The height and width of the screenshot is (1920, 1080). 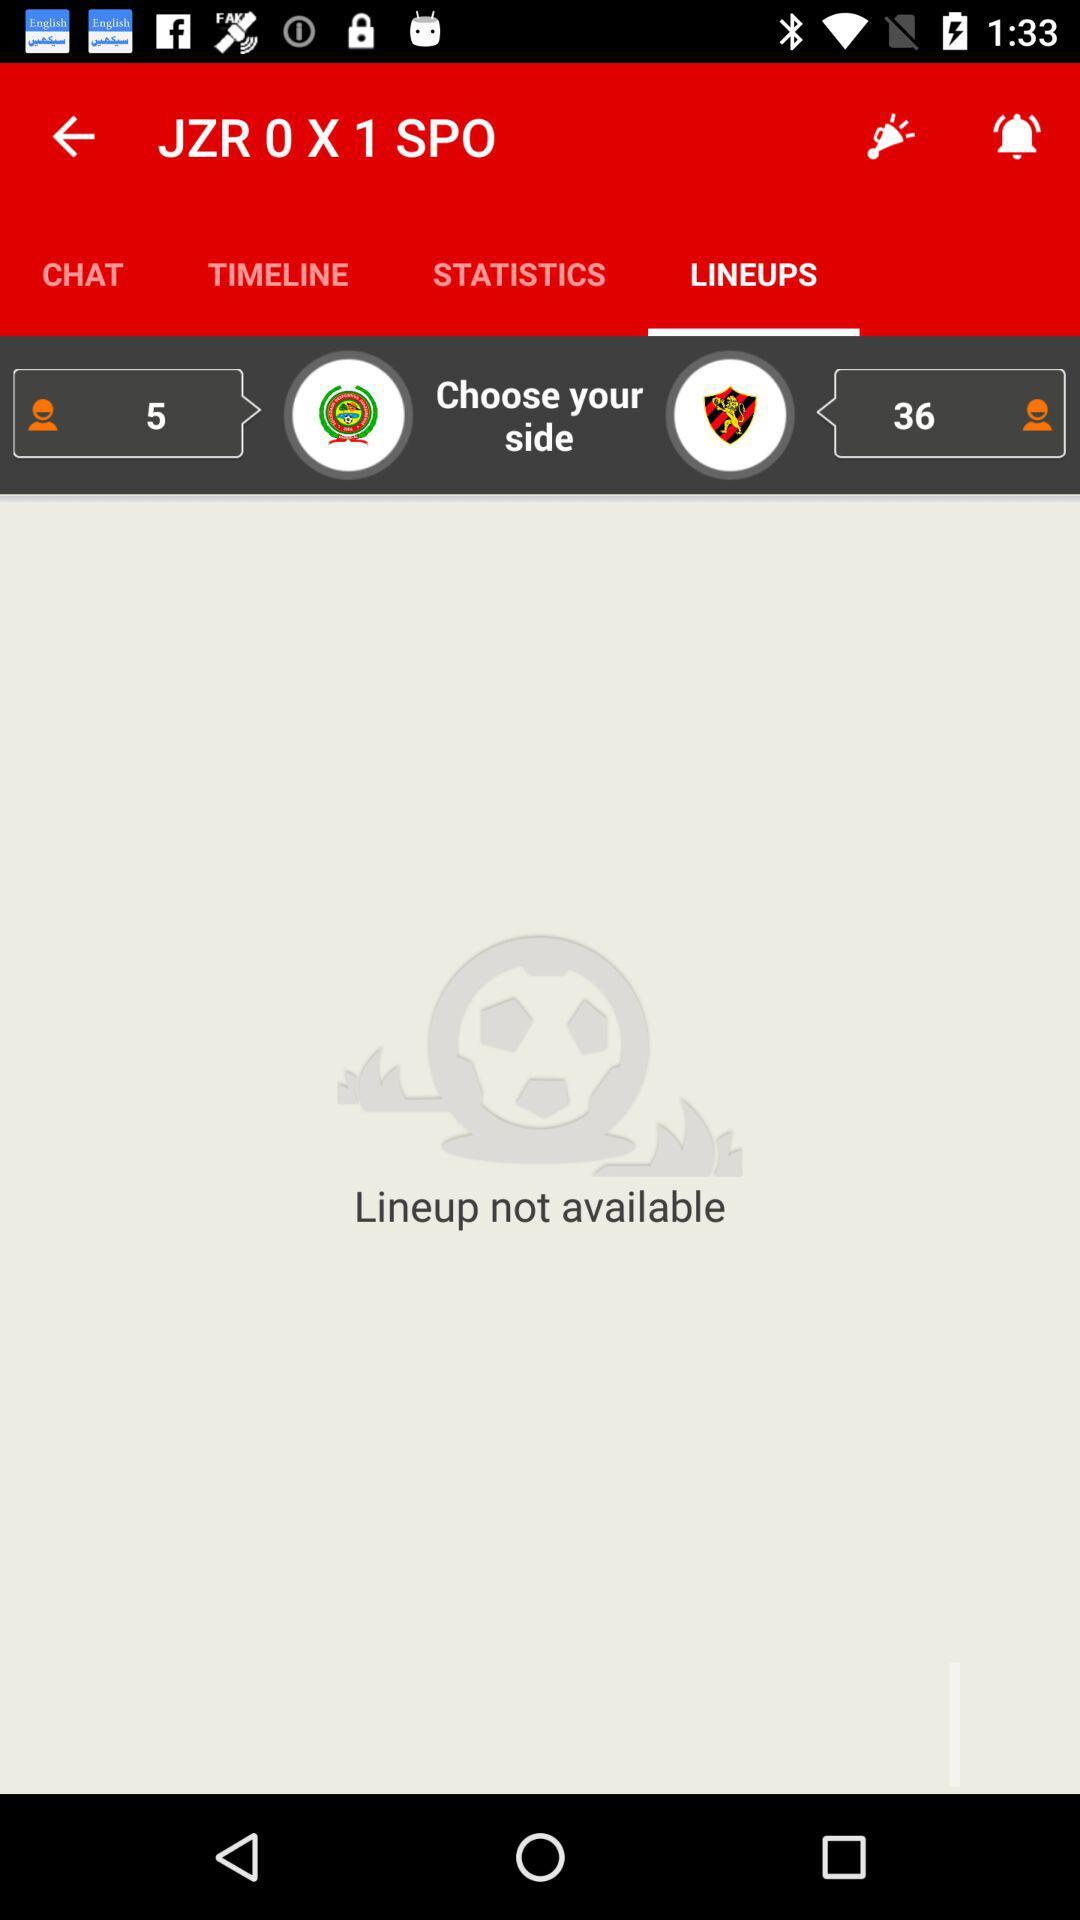 I want to click on the statistics icon, so click(x=518, y=272).